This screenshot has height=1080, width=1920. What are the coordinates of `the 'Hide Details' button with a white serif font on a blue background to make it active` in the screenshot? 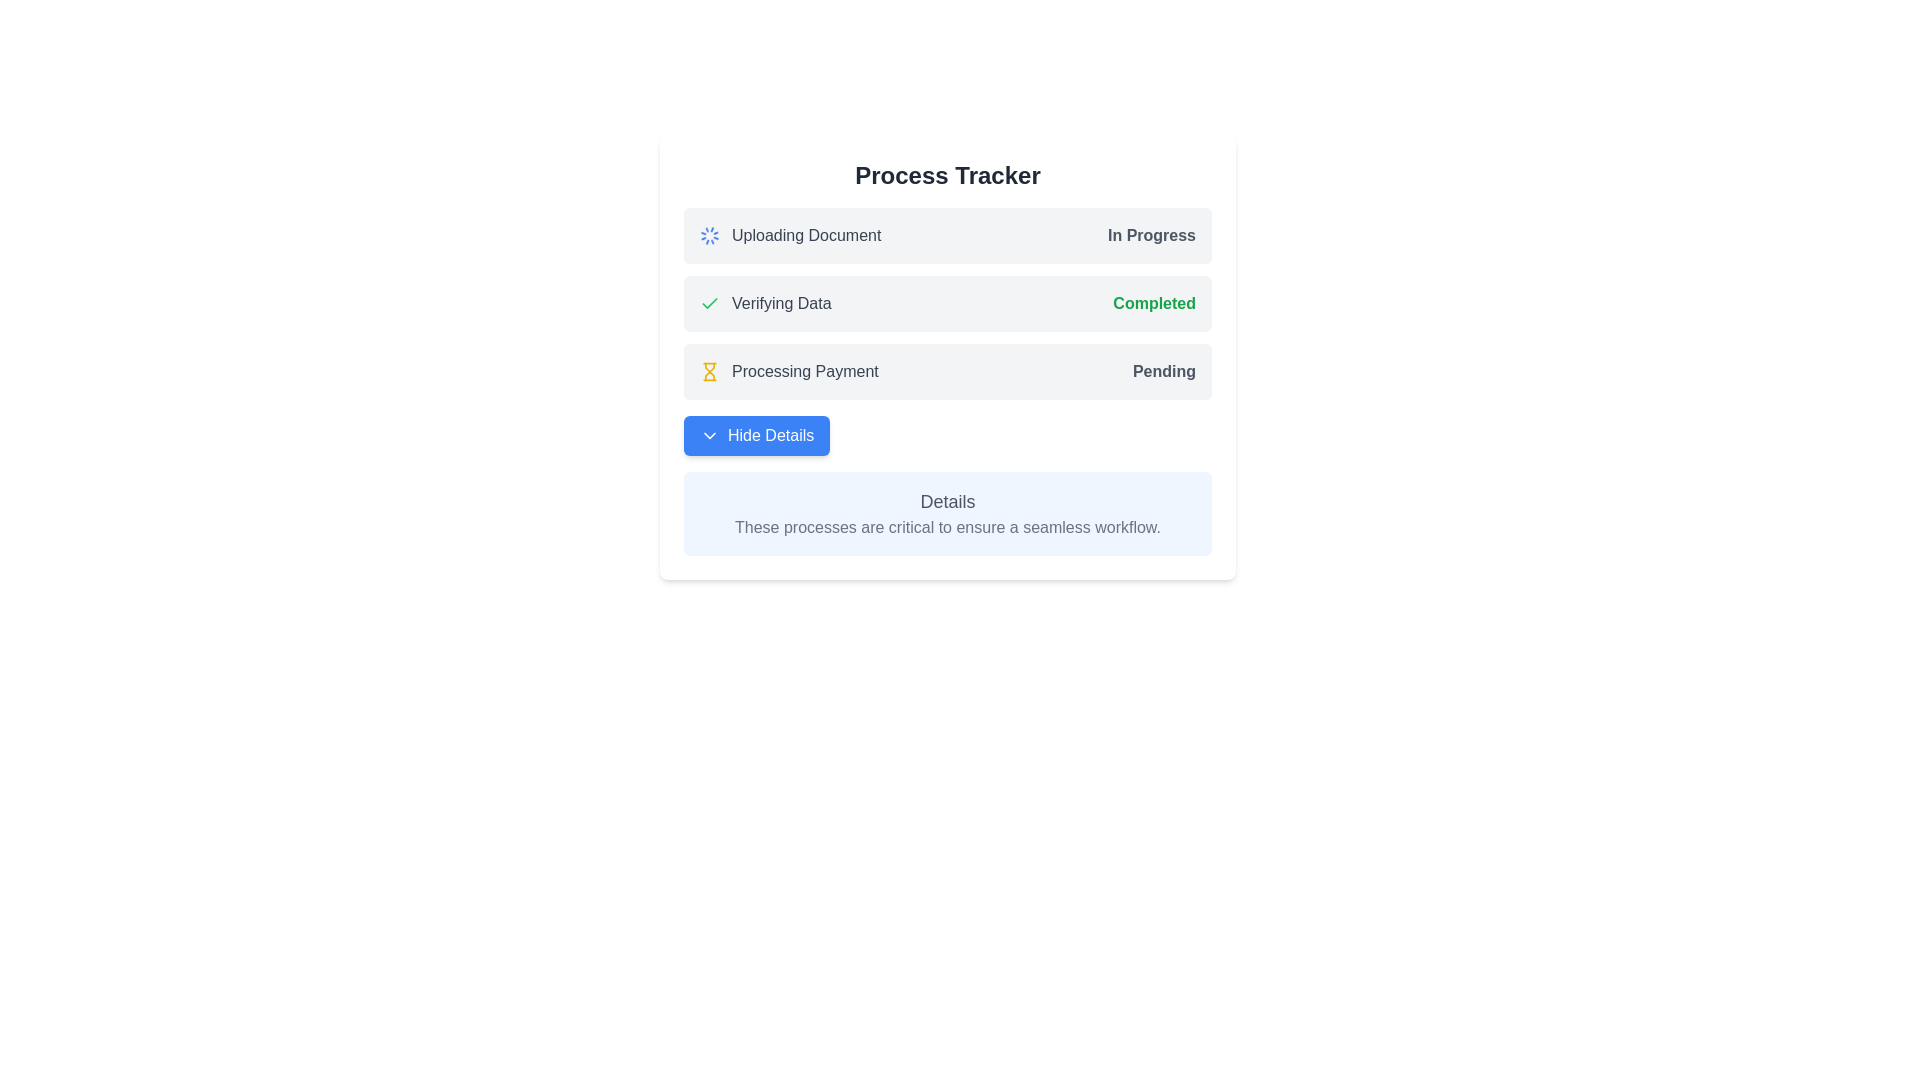 It's located at (756, 434).